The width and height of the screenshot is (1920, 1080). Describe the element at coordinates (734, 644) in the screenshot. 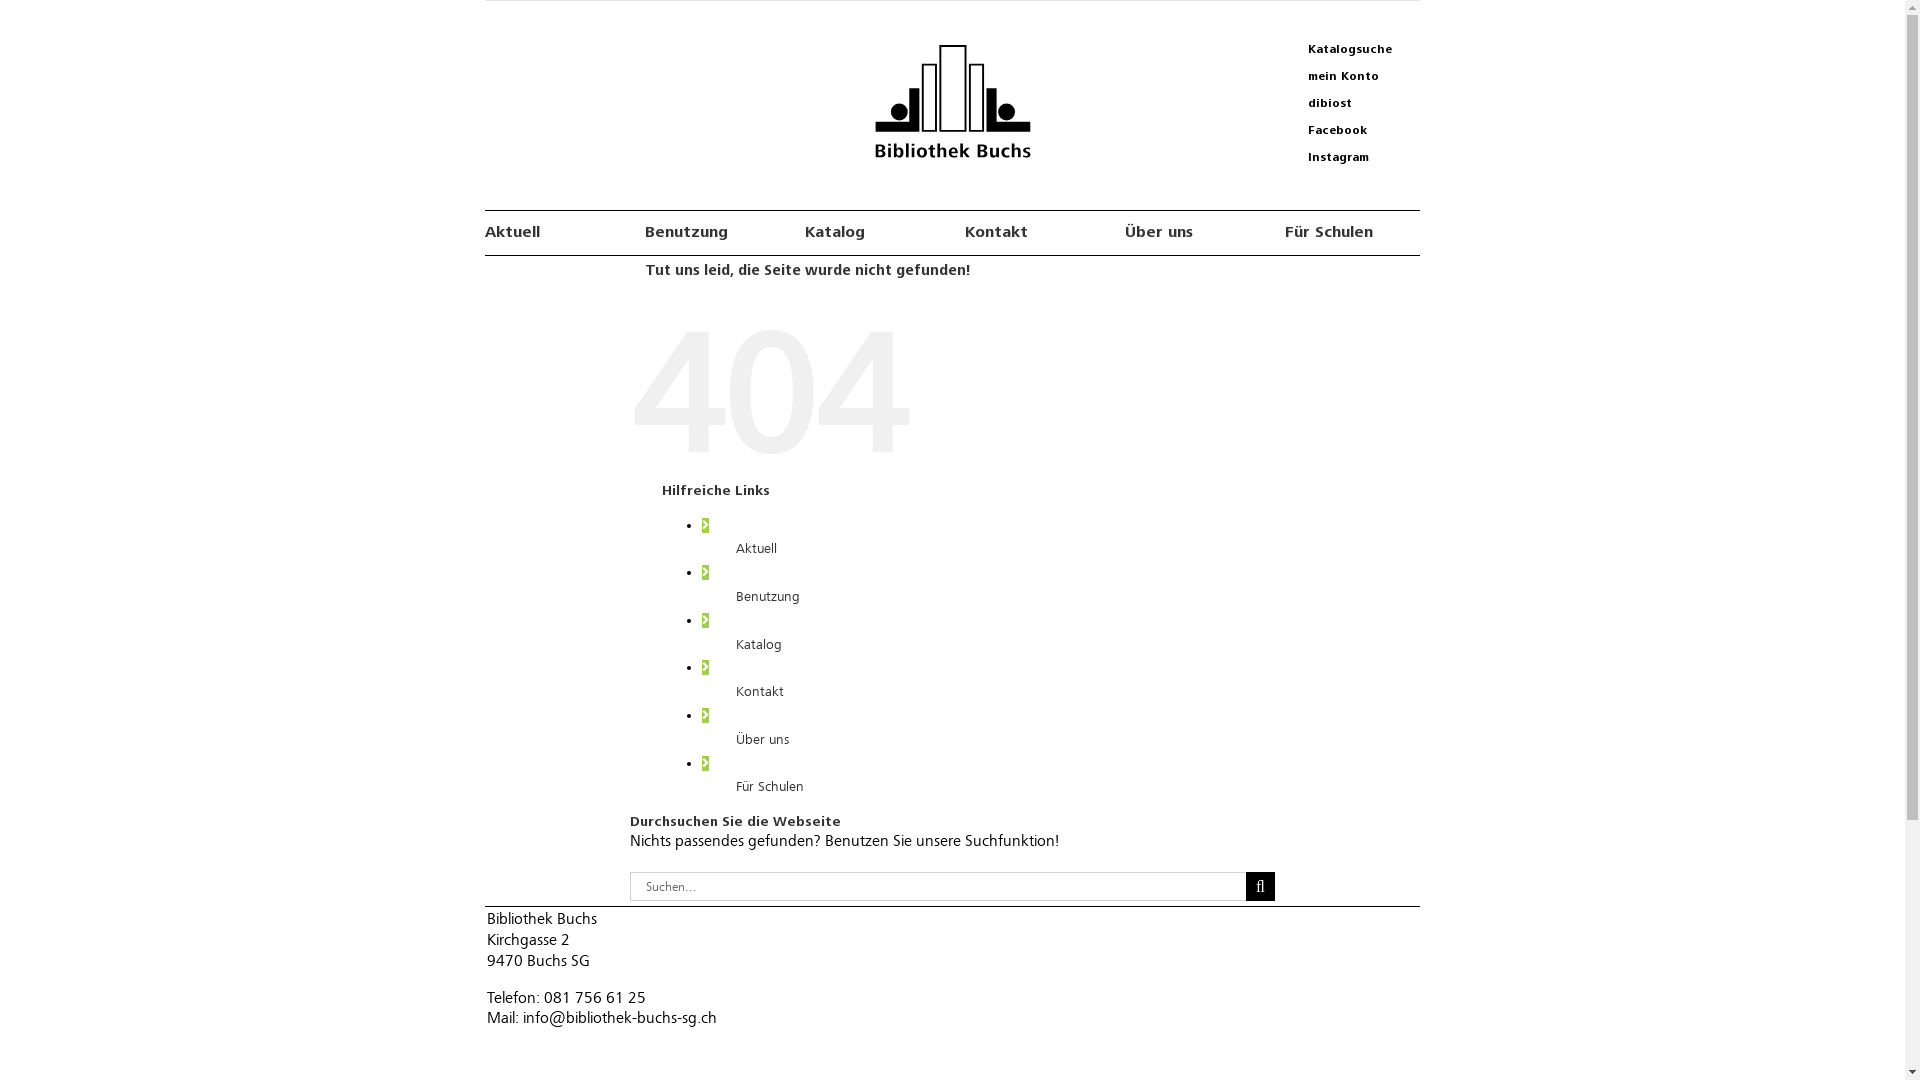

I see `'Katalog'` at that location.